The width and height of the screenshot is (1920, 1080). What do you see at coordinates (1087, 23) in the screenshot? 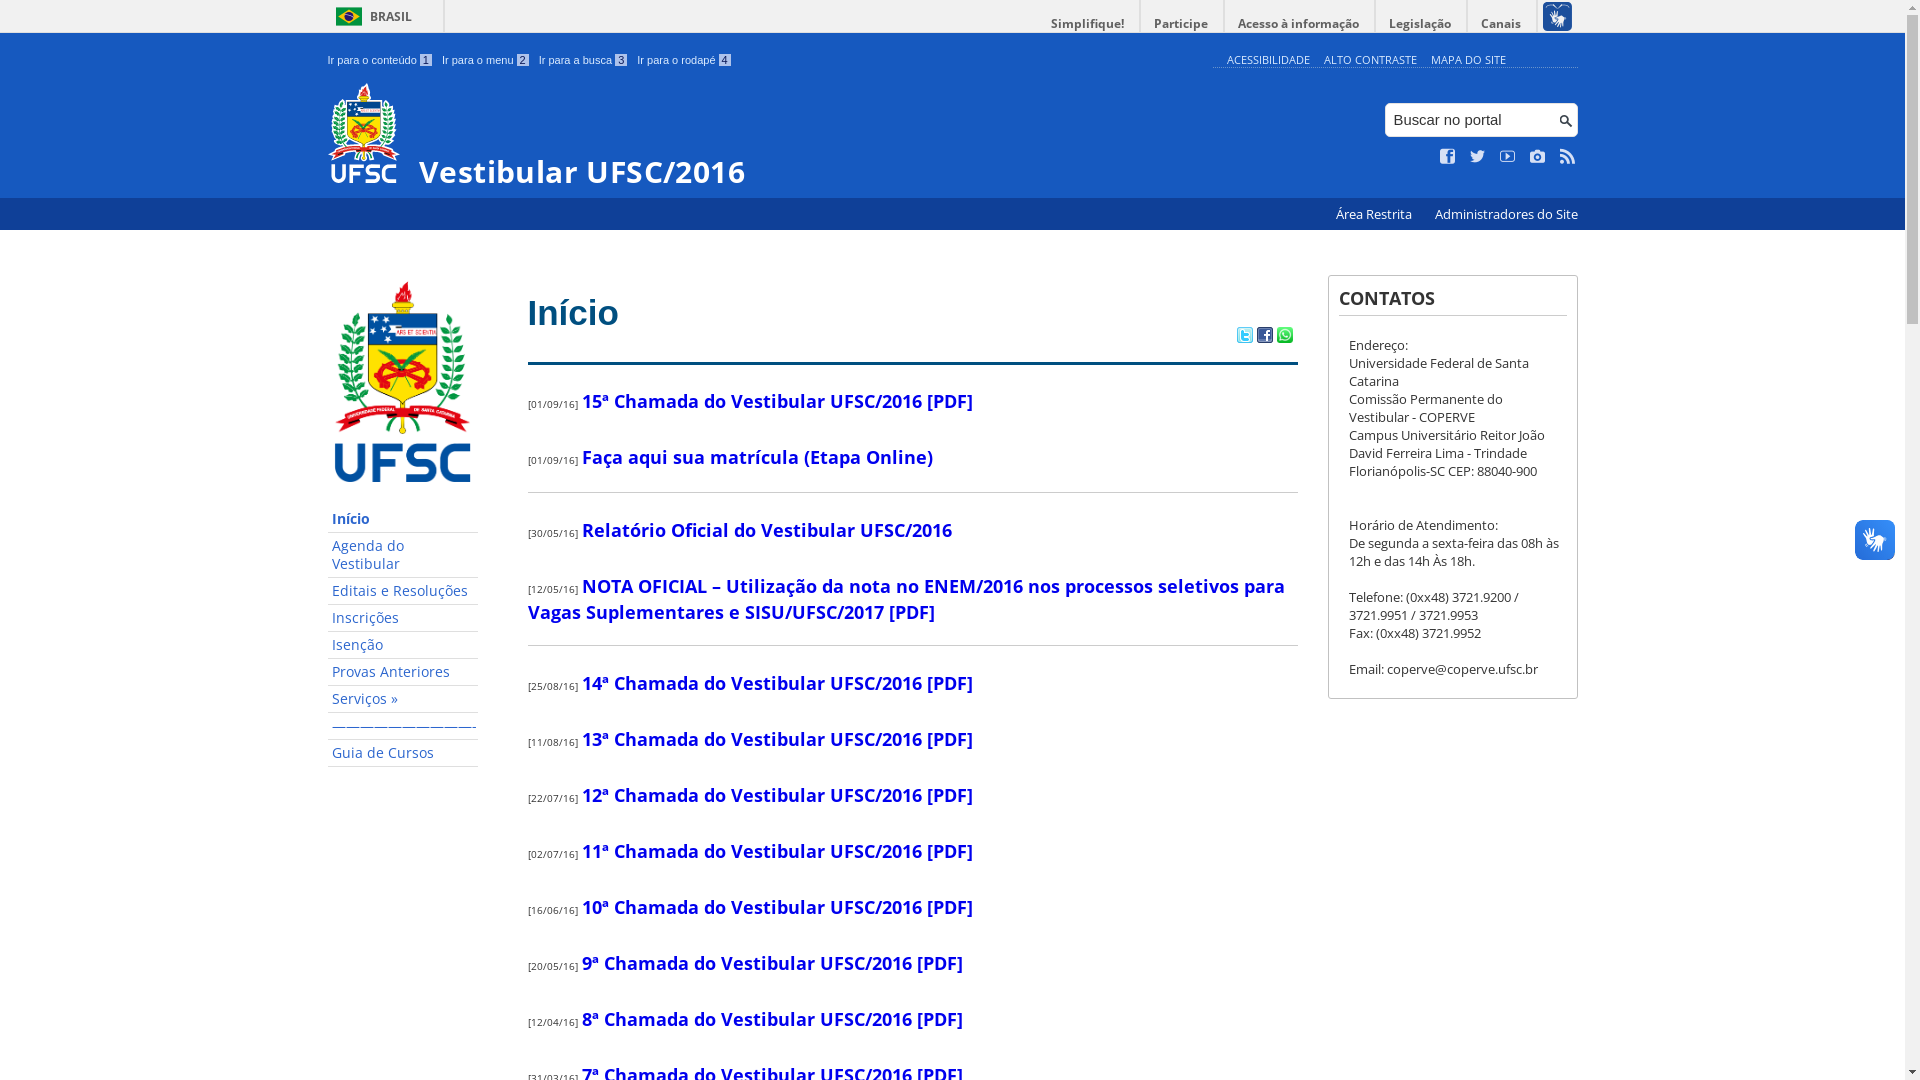
I see `'Simplifique!'` at bounding box center [1087, 23].